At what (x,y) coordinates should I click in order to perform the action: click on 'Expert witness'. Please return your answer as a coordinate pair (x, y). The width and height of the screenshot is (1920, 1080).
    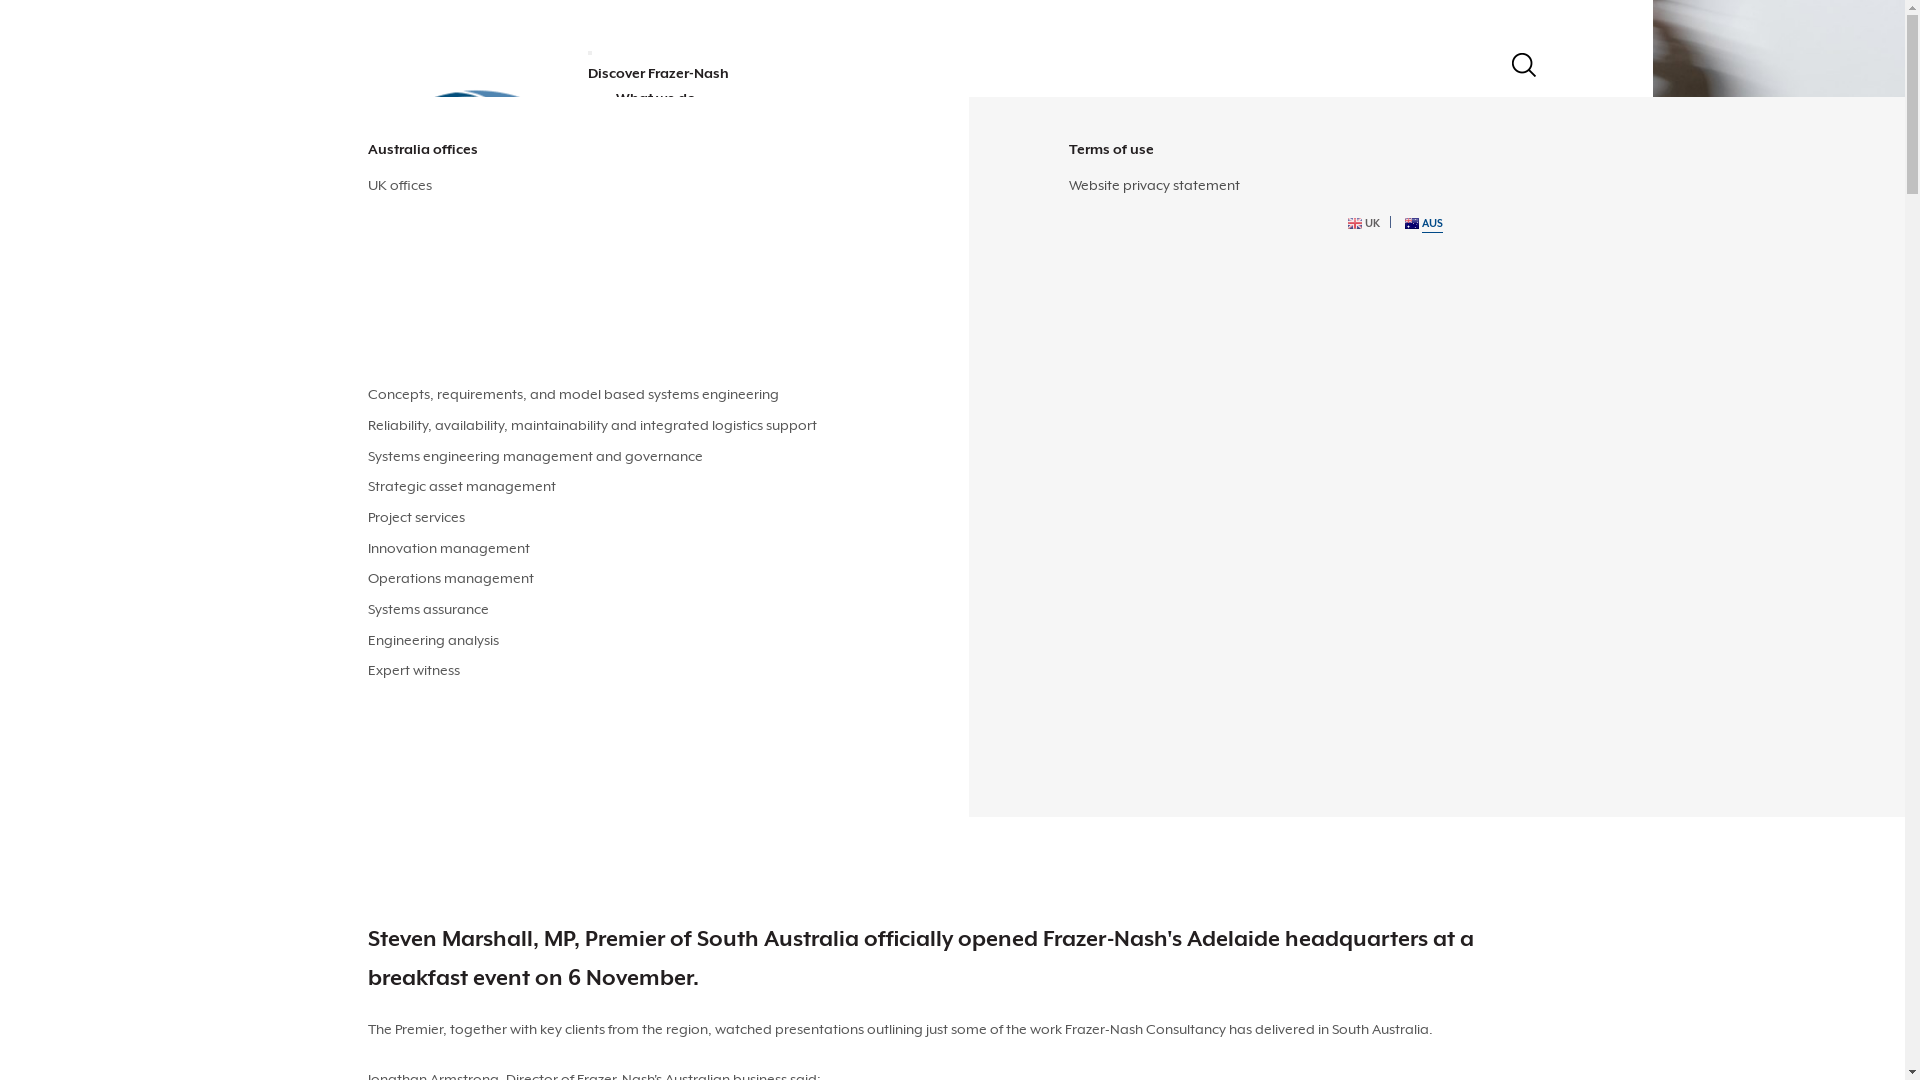
    Looking at the image, I should click on (412, 670).